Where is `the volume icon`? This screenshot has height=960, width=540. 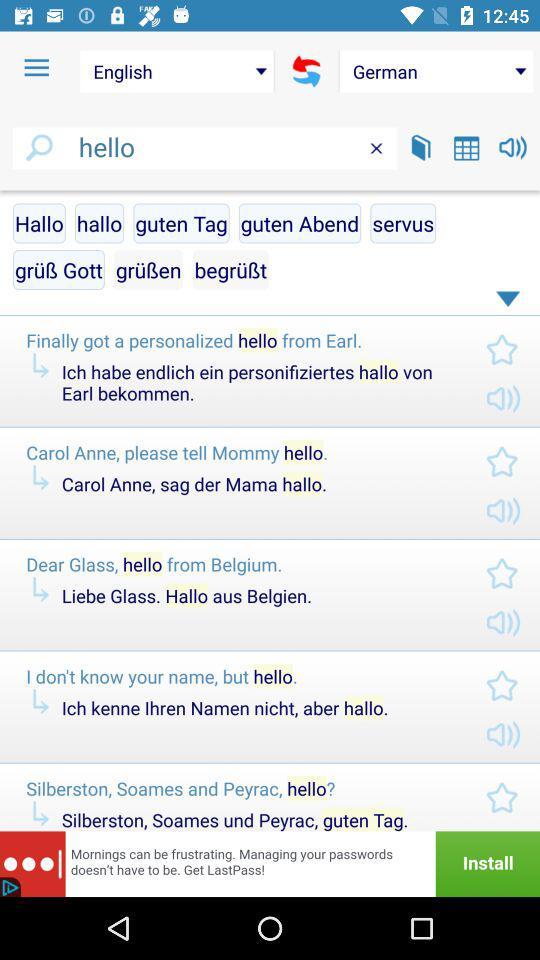
the volume icon is located at coordinates (513, 146).